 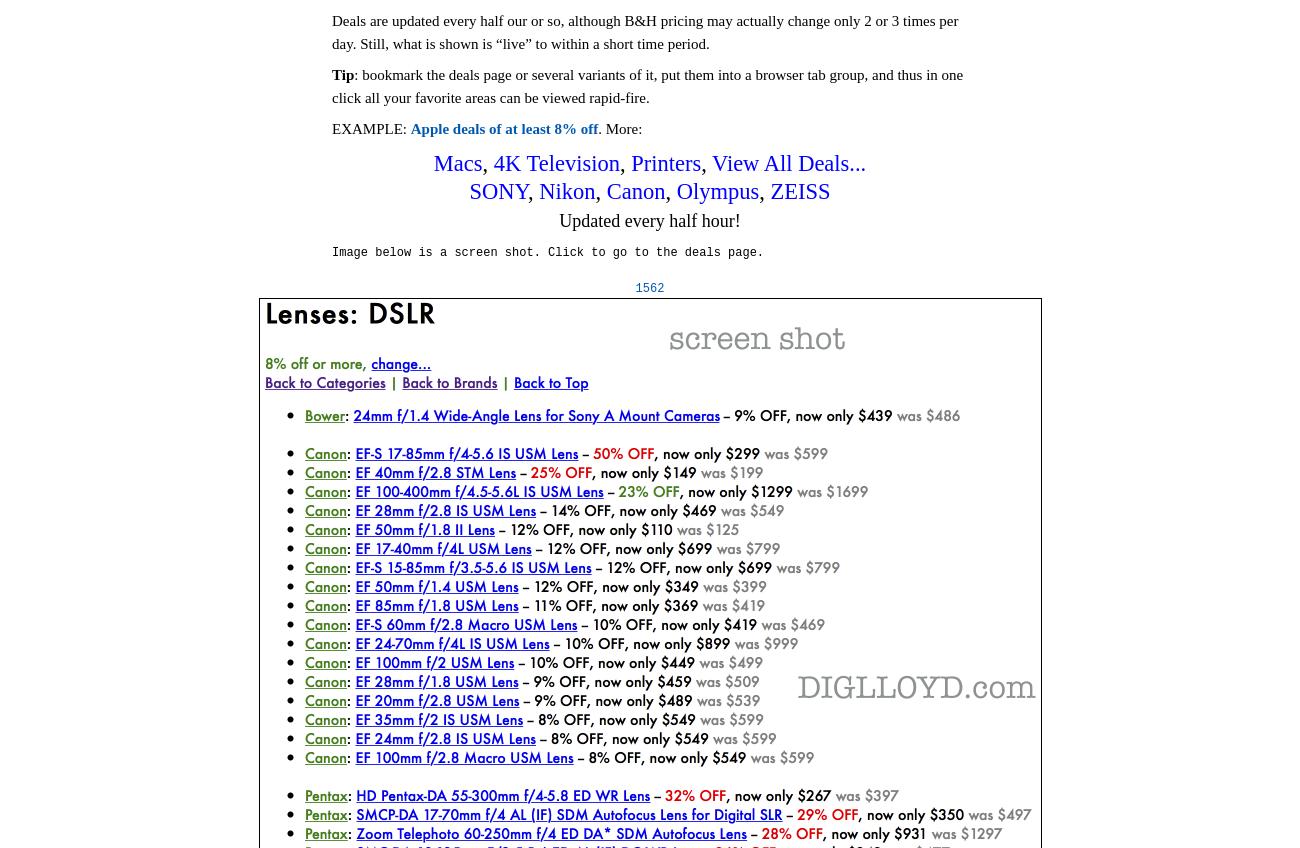 What do you see at coordinates (331, 30) in the screenshot?
I see `'Deals are updated every half our or so, although B&H pricing may actually change only 2 or 3 times per day. Still, what is shown is “live” to within a short time period.'` at bounding box center [331, 30].